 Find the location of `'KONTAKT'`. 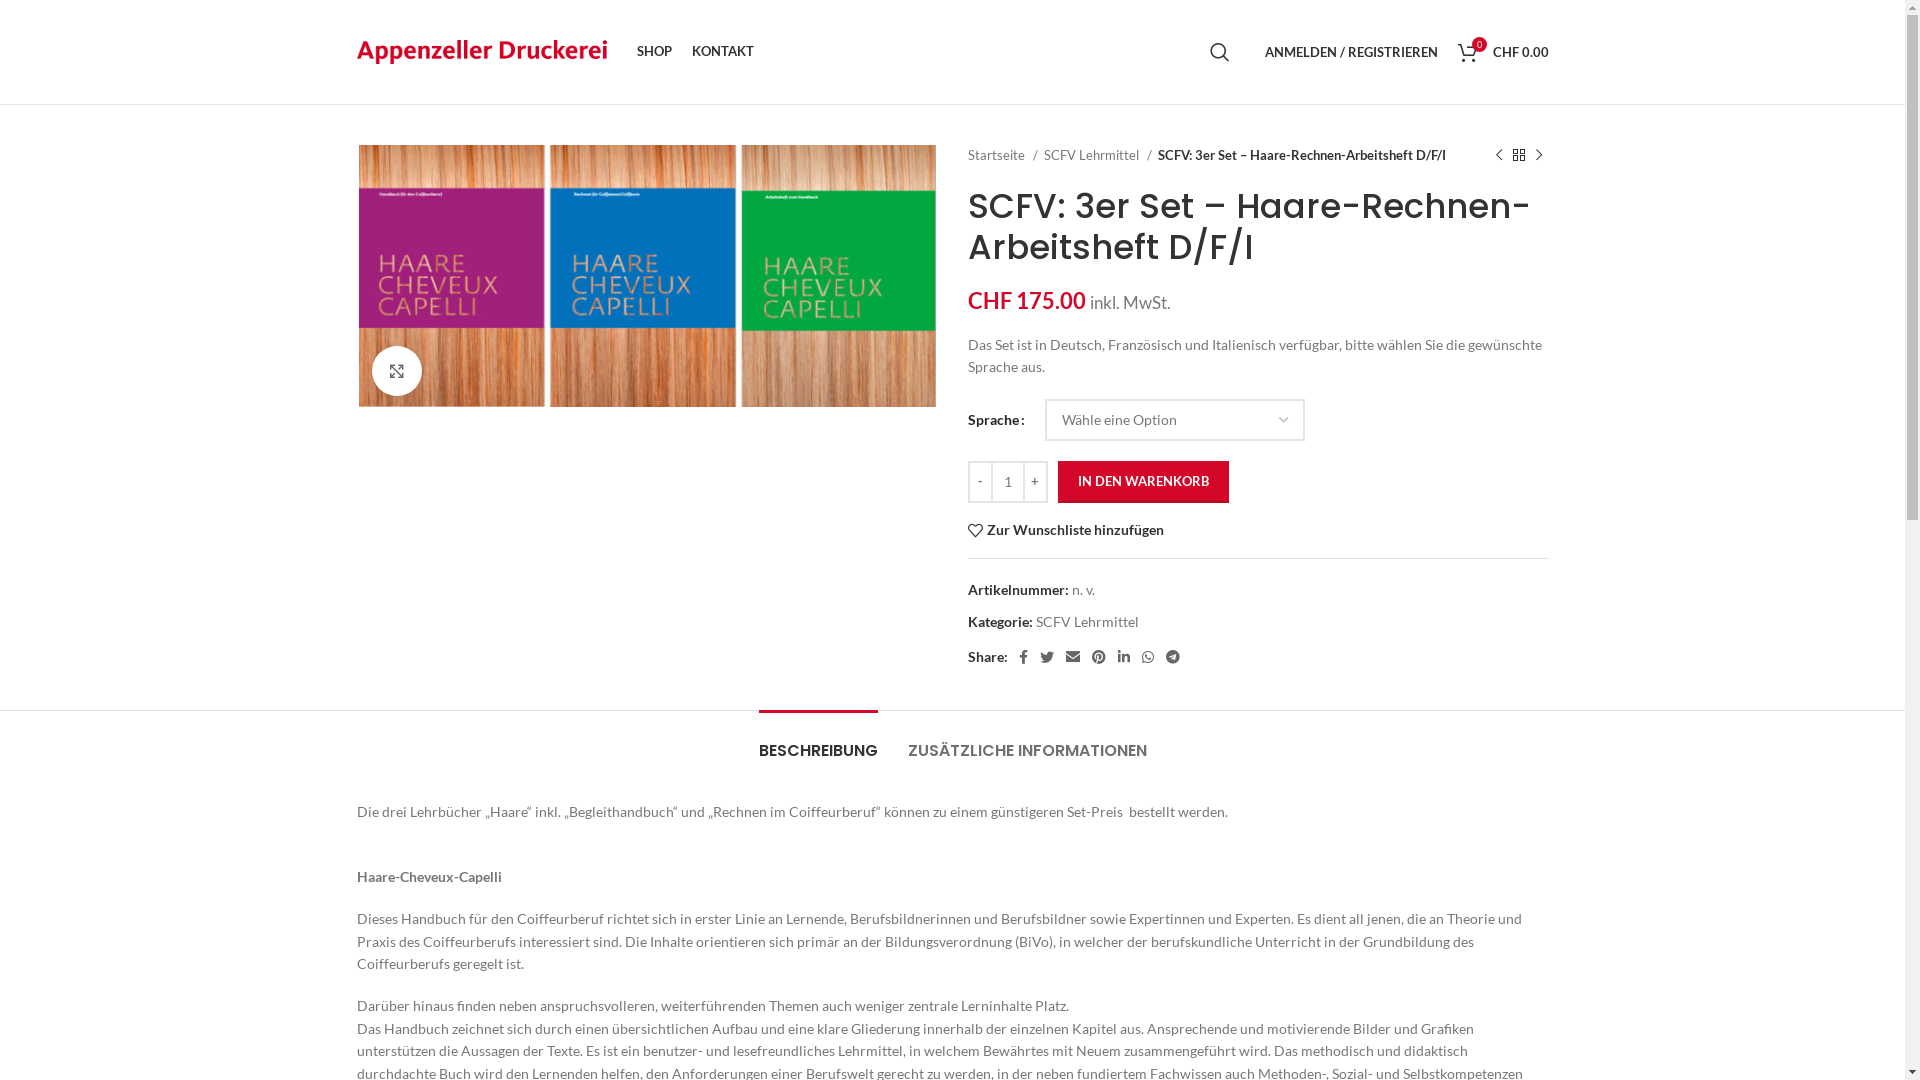

'KONTAKT' is located at coordinates (722, 50).